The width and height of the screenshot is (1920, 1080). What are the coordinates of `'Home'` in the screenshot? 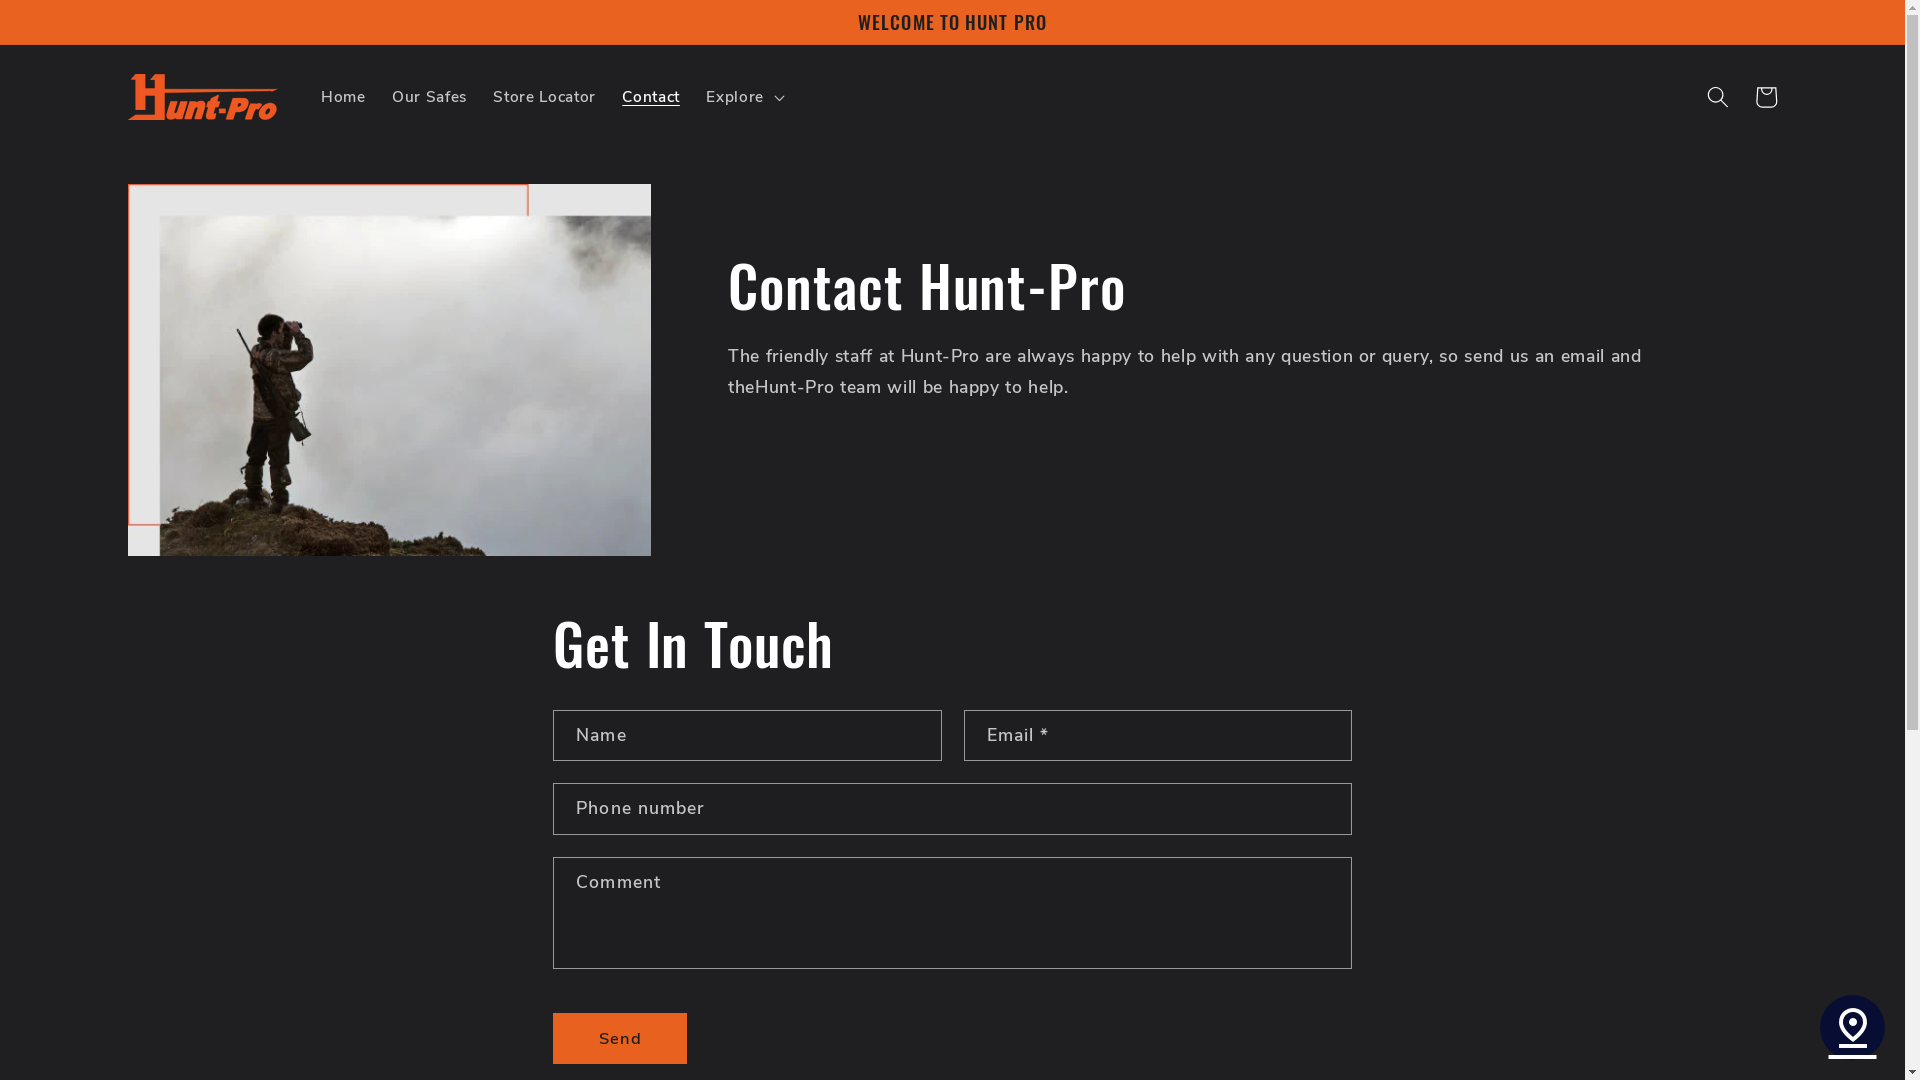 It's located at (343, 96).